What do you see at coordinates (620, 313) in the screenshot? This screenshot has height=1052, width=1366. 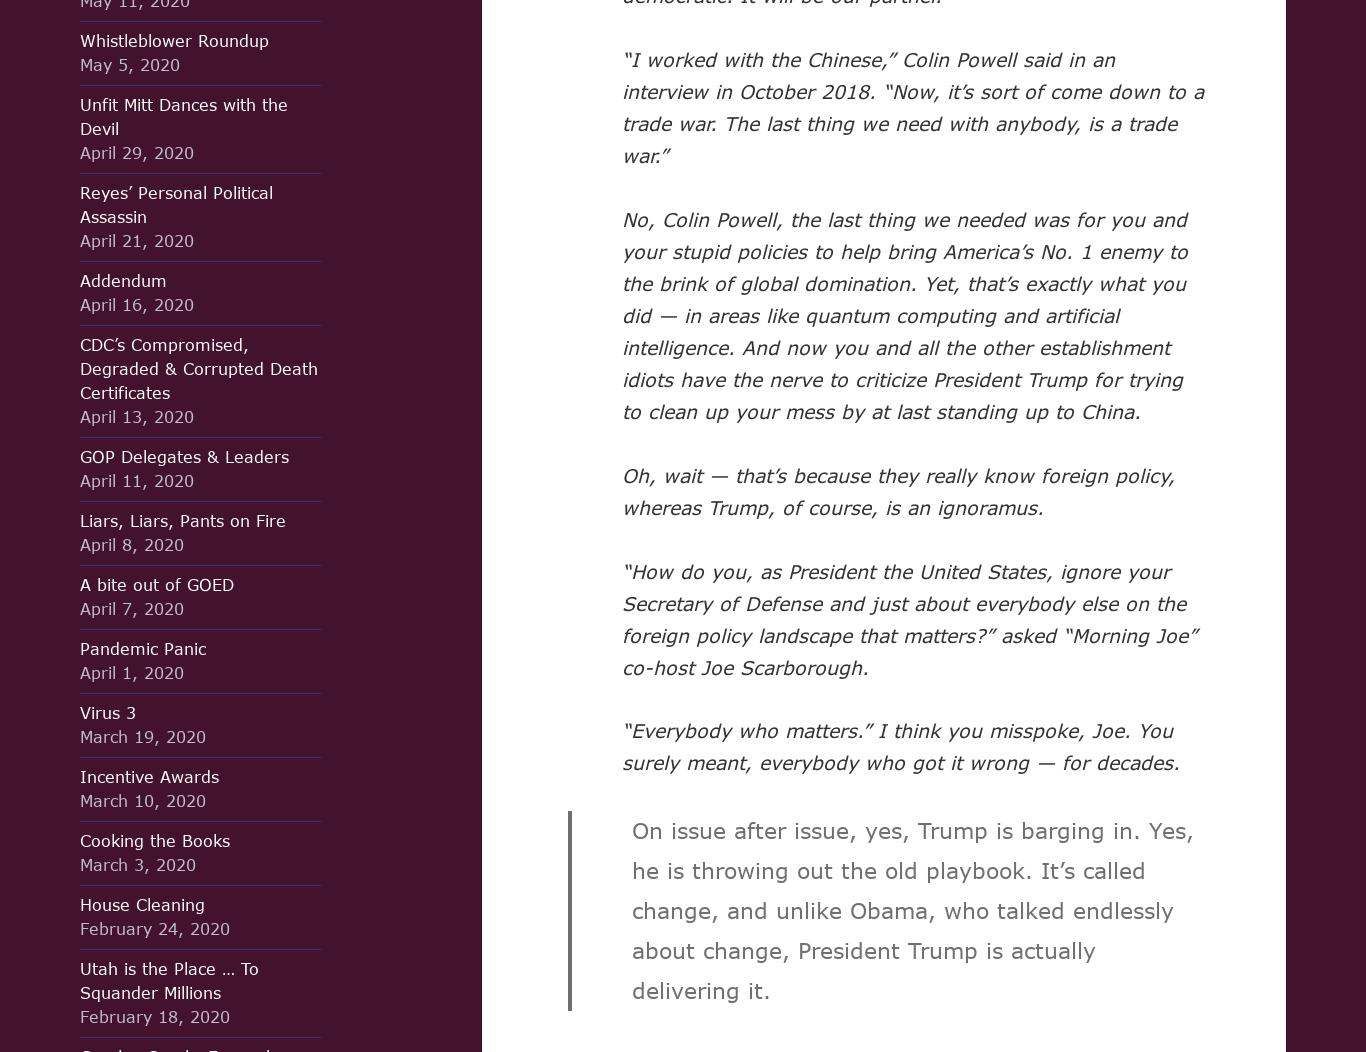 I see `'No, Colin Powell, the last thing we needed was for you and your stupid policies to help bring America’s No. 1 enemy to the brink of global domination. Yet, that’s exactly what you did — in areas like quantum computing and artificial intelligence. And now you and all the other establishment idiots have the nerve to criticize President Trump for trying to clean up your mess by at last standing up to China.'` at bounding box center [620, 313].